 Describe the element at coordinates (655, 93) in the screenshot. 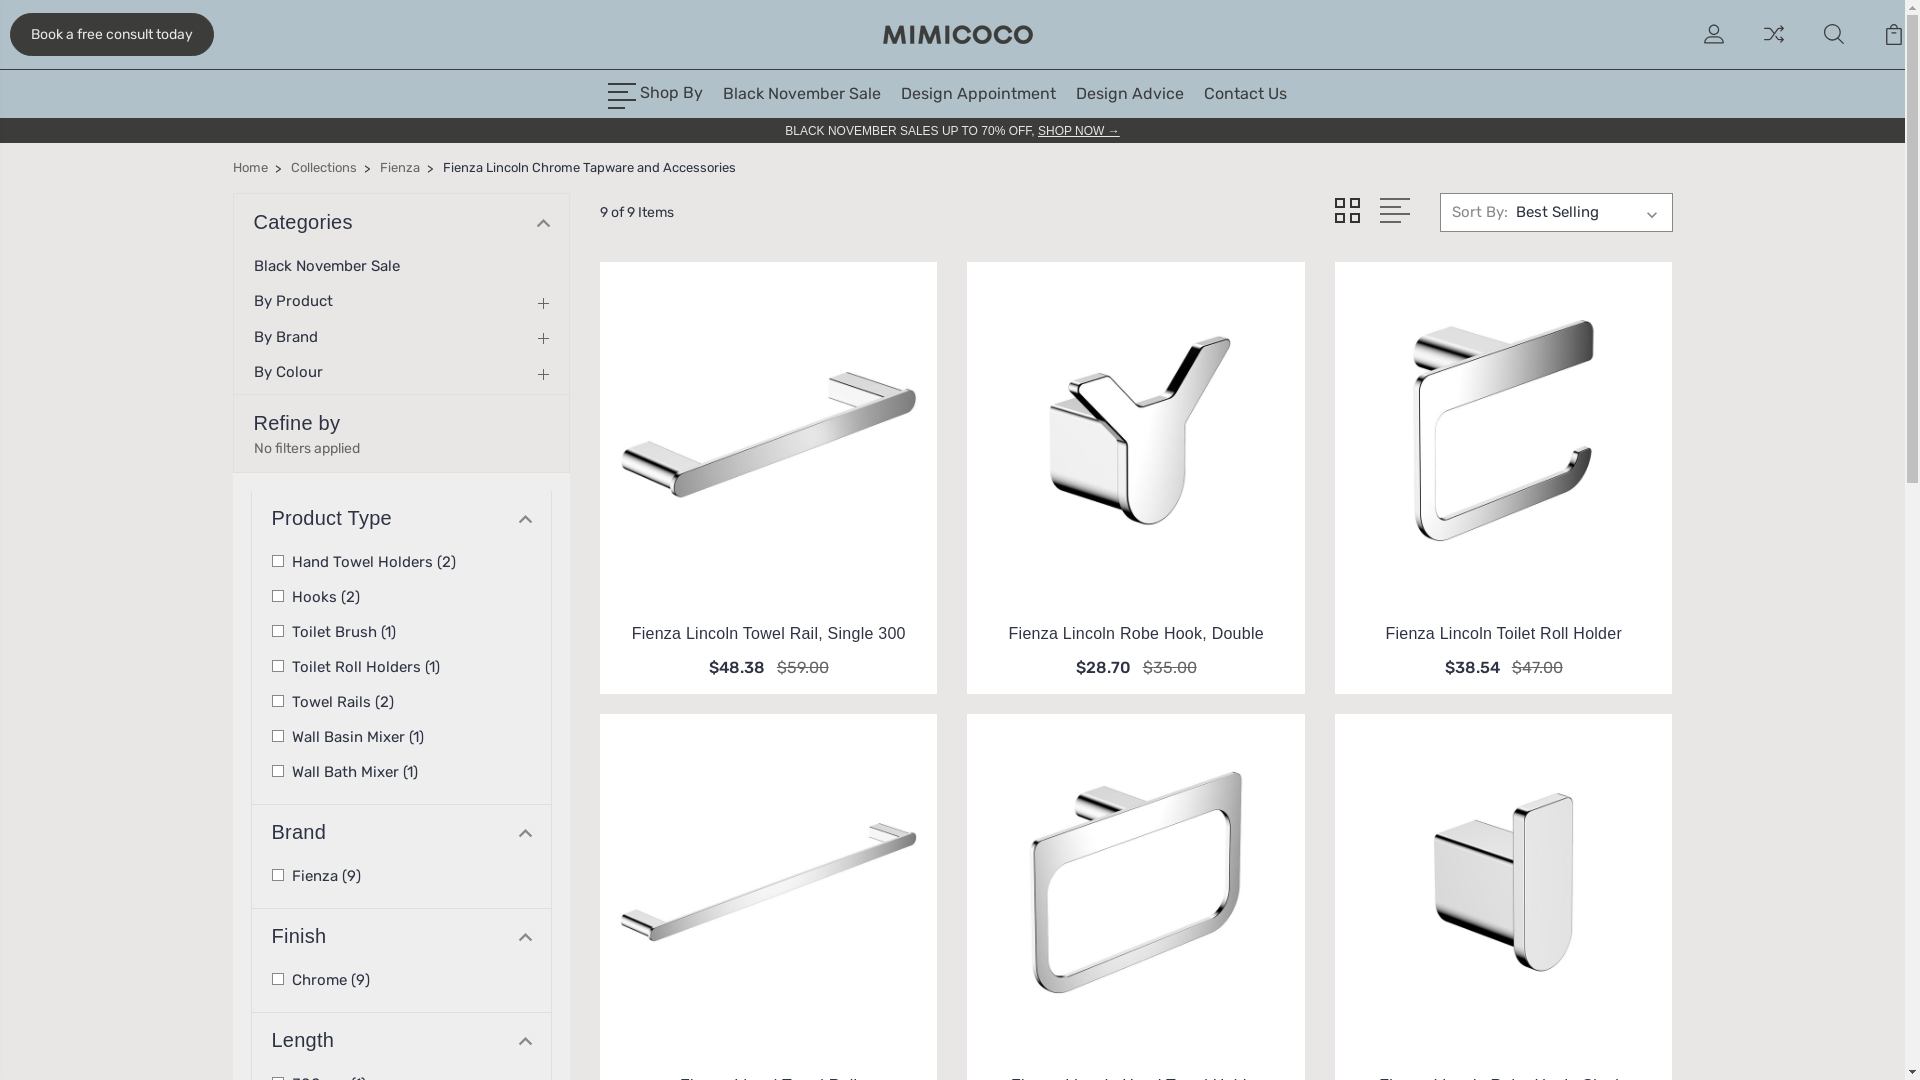

I see `'Shop By'` at that location.